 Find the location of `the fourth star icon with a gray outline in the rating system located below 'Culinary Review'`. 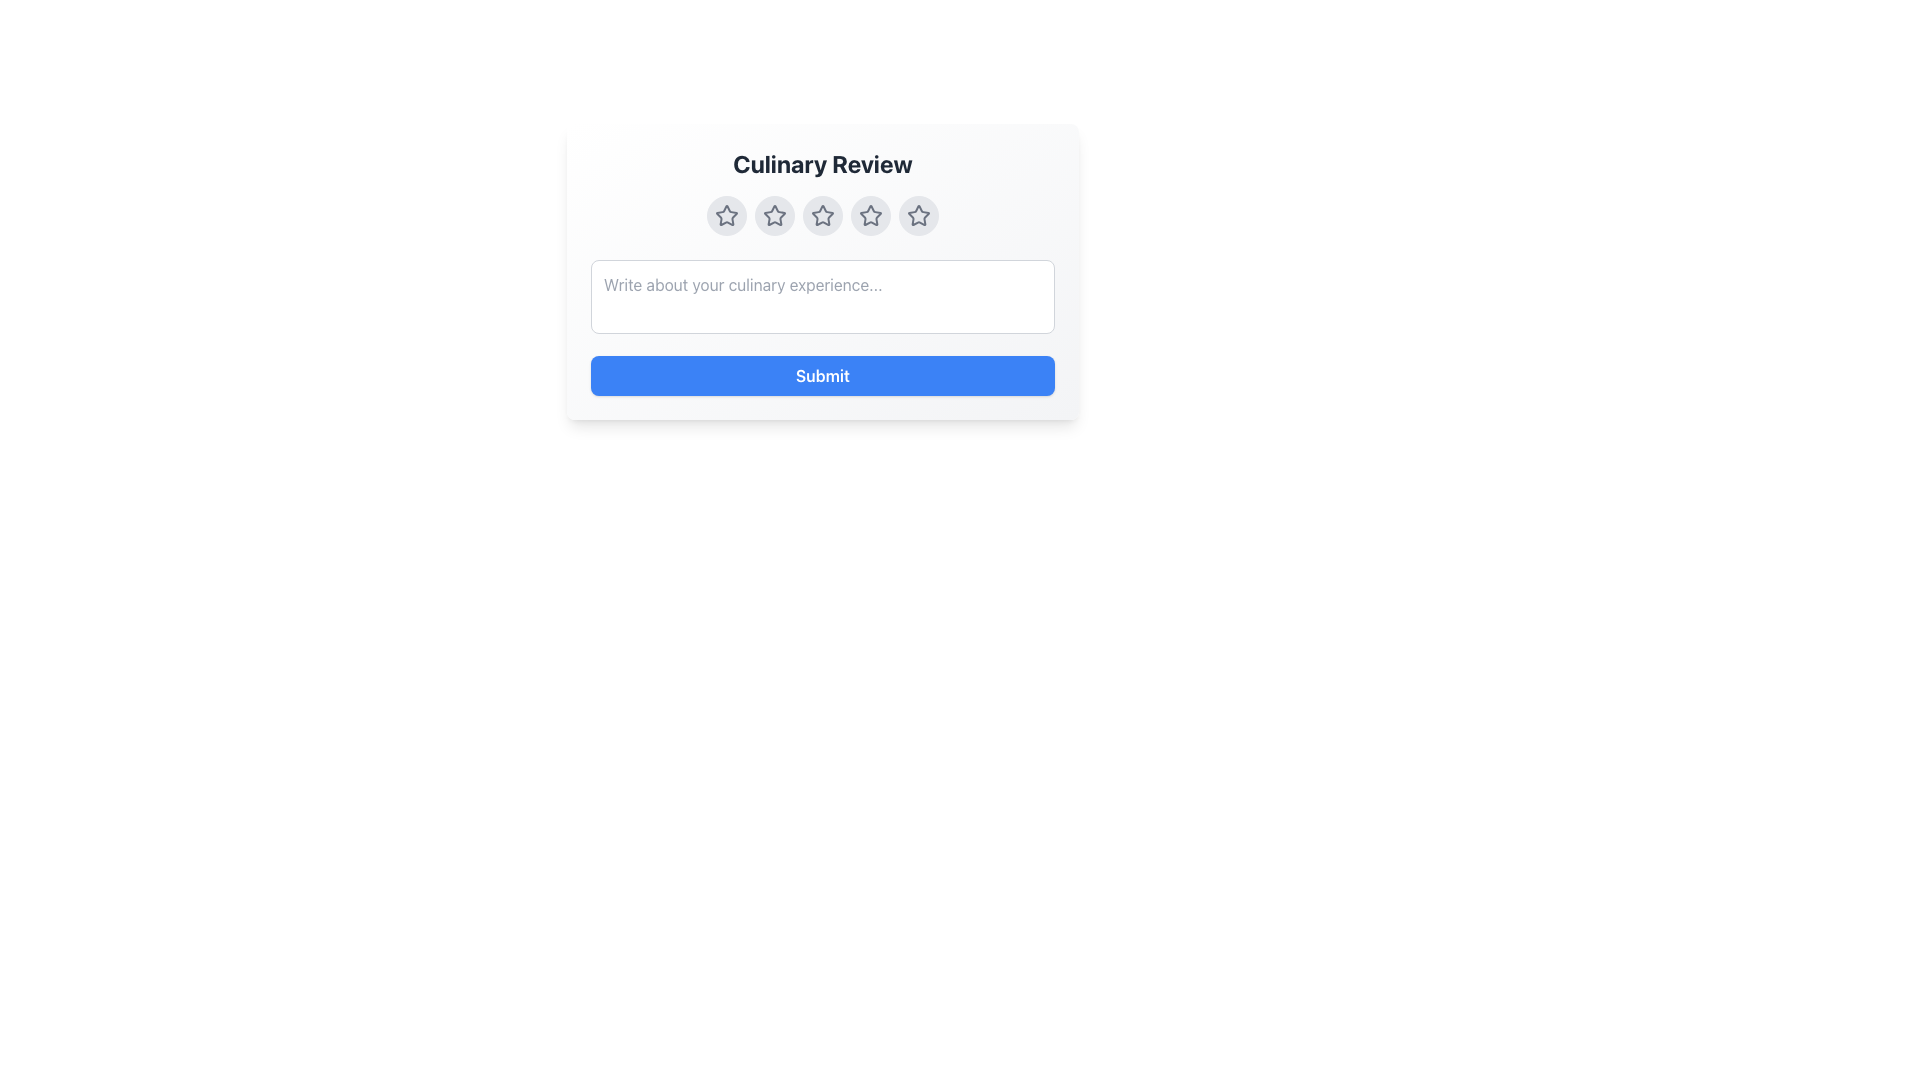

the fourth star icon with a gray outline in the rating system located below 'Culinary Review' is located at coordinates (870, 216).